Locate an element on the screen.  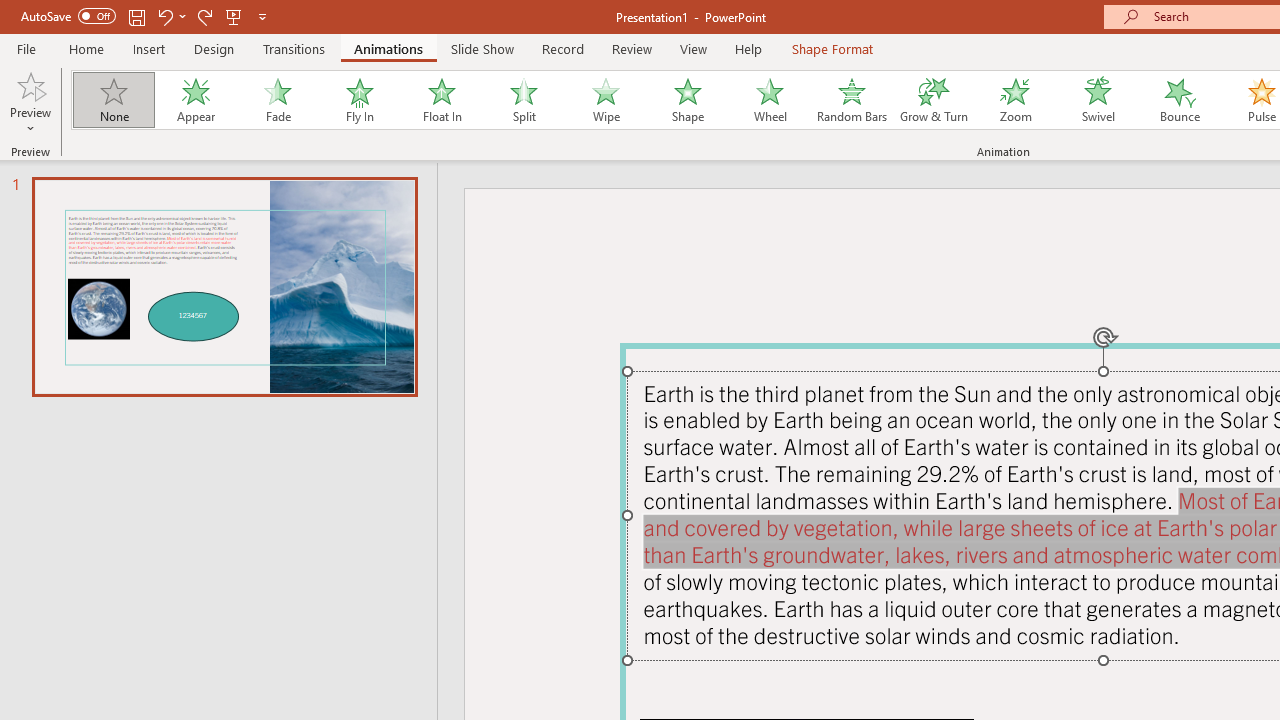
'Bounce' is located at coordinates (1180, 100).